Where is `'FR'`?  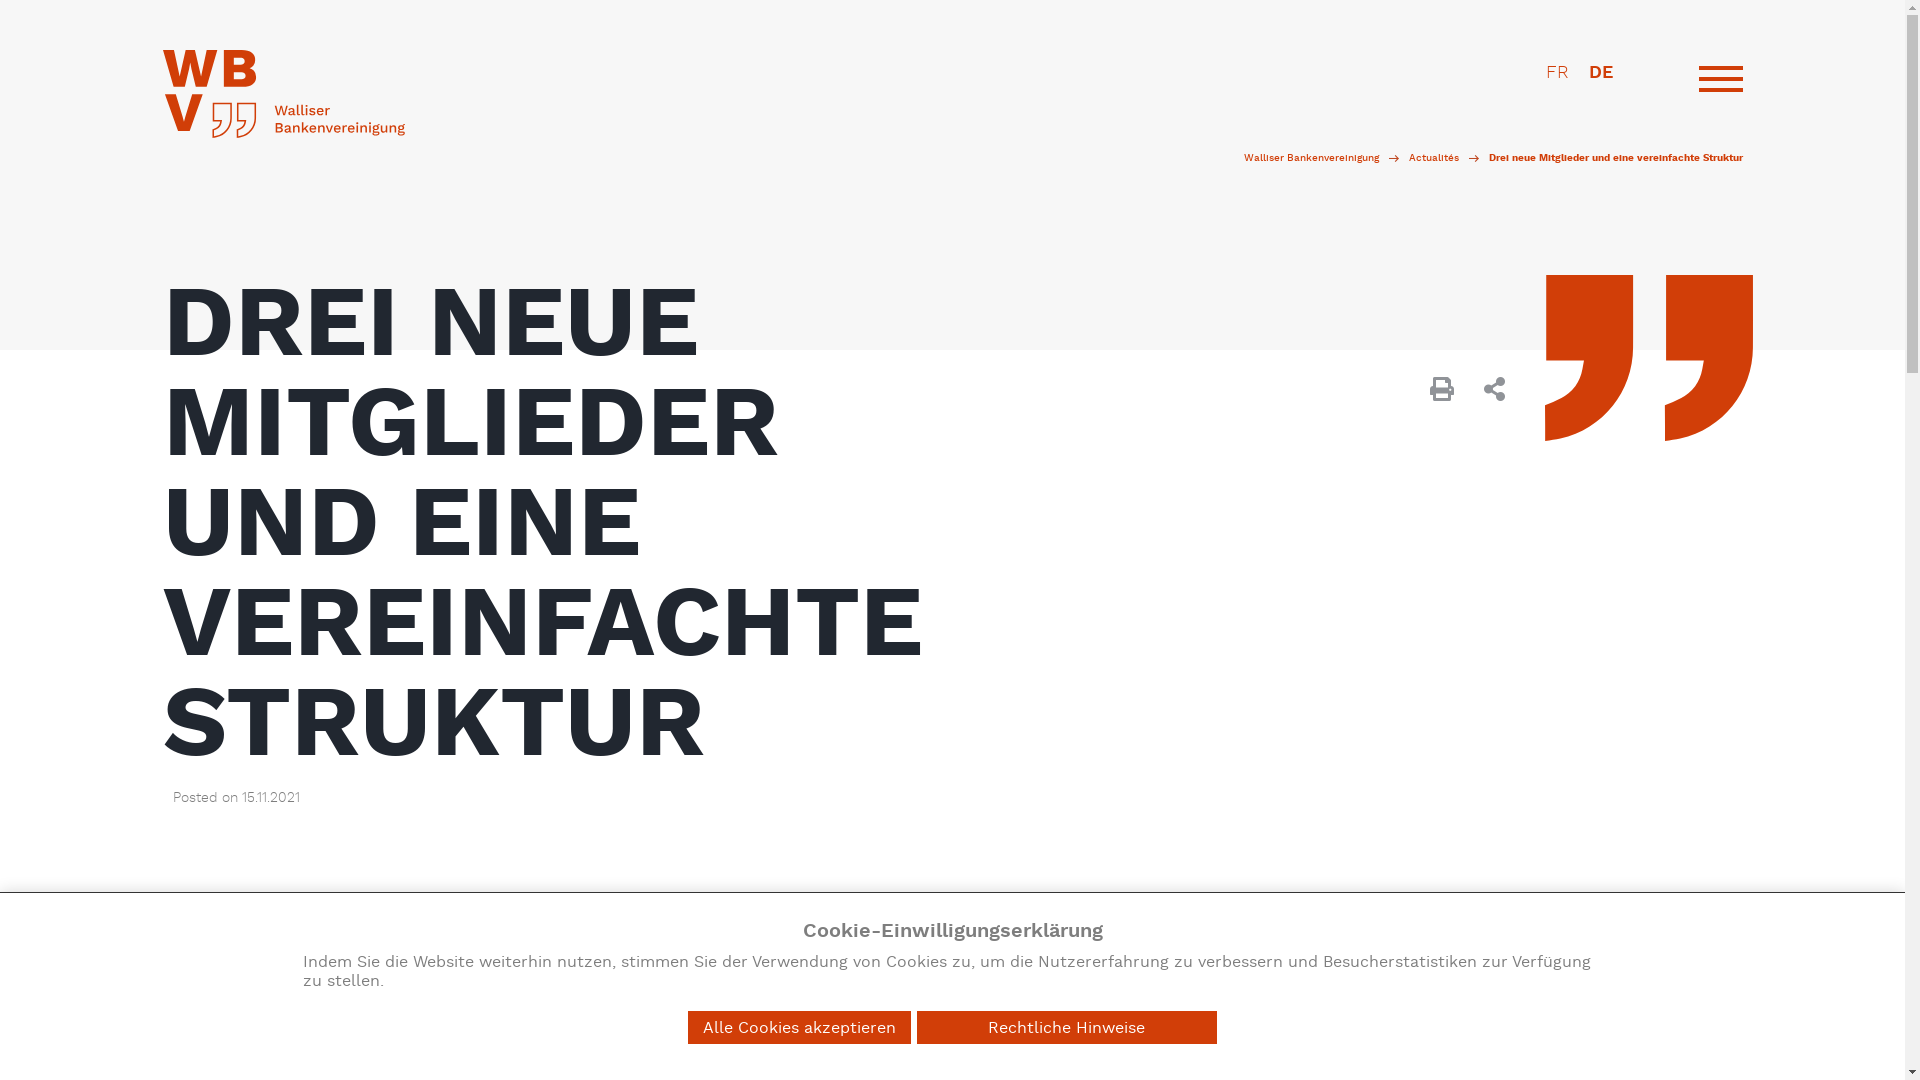 'FR' is located at coordinates (1544, 72).